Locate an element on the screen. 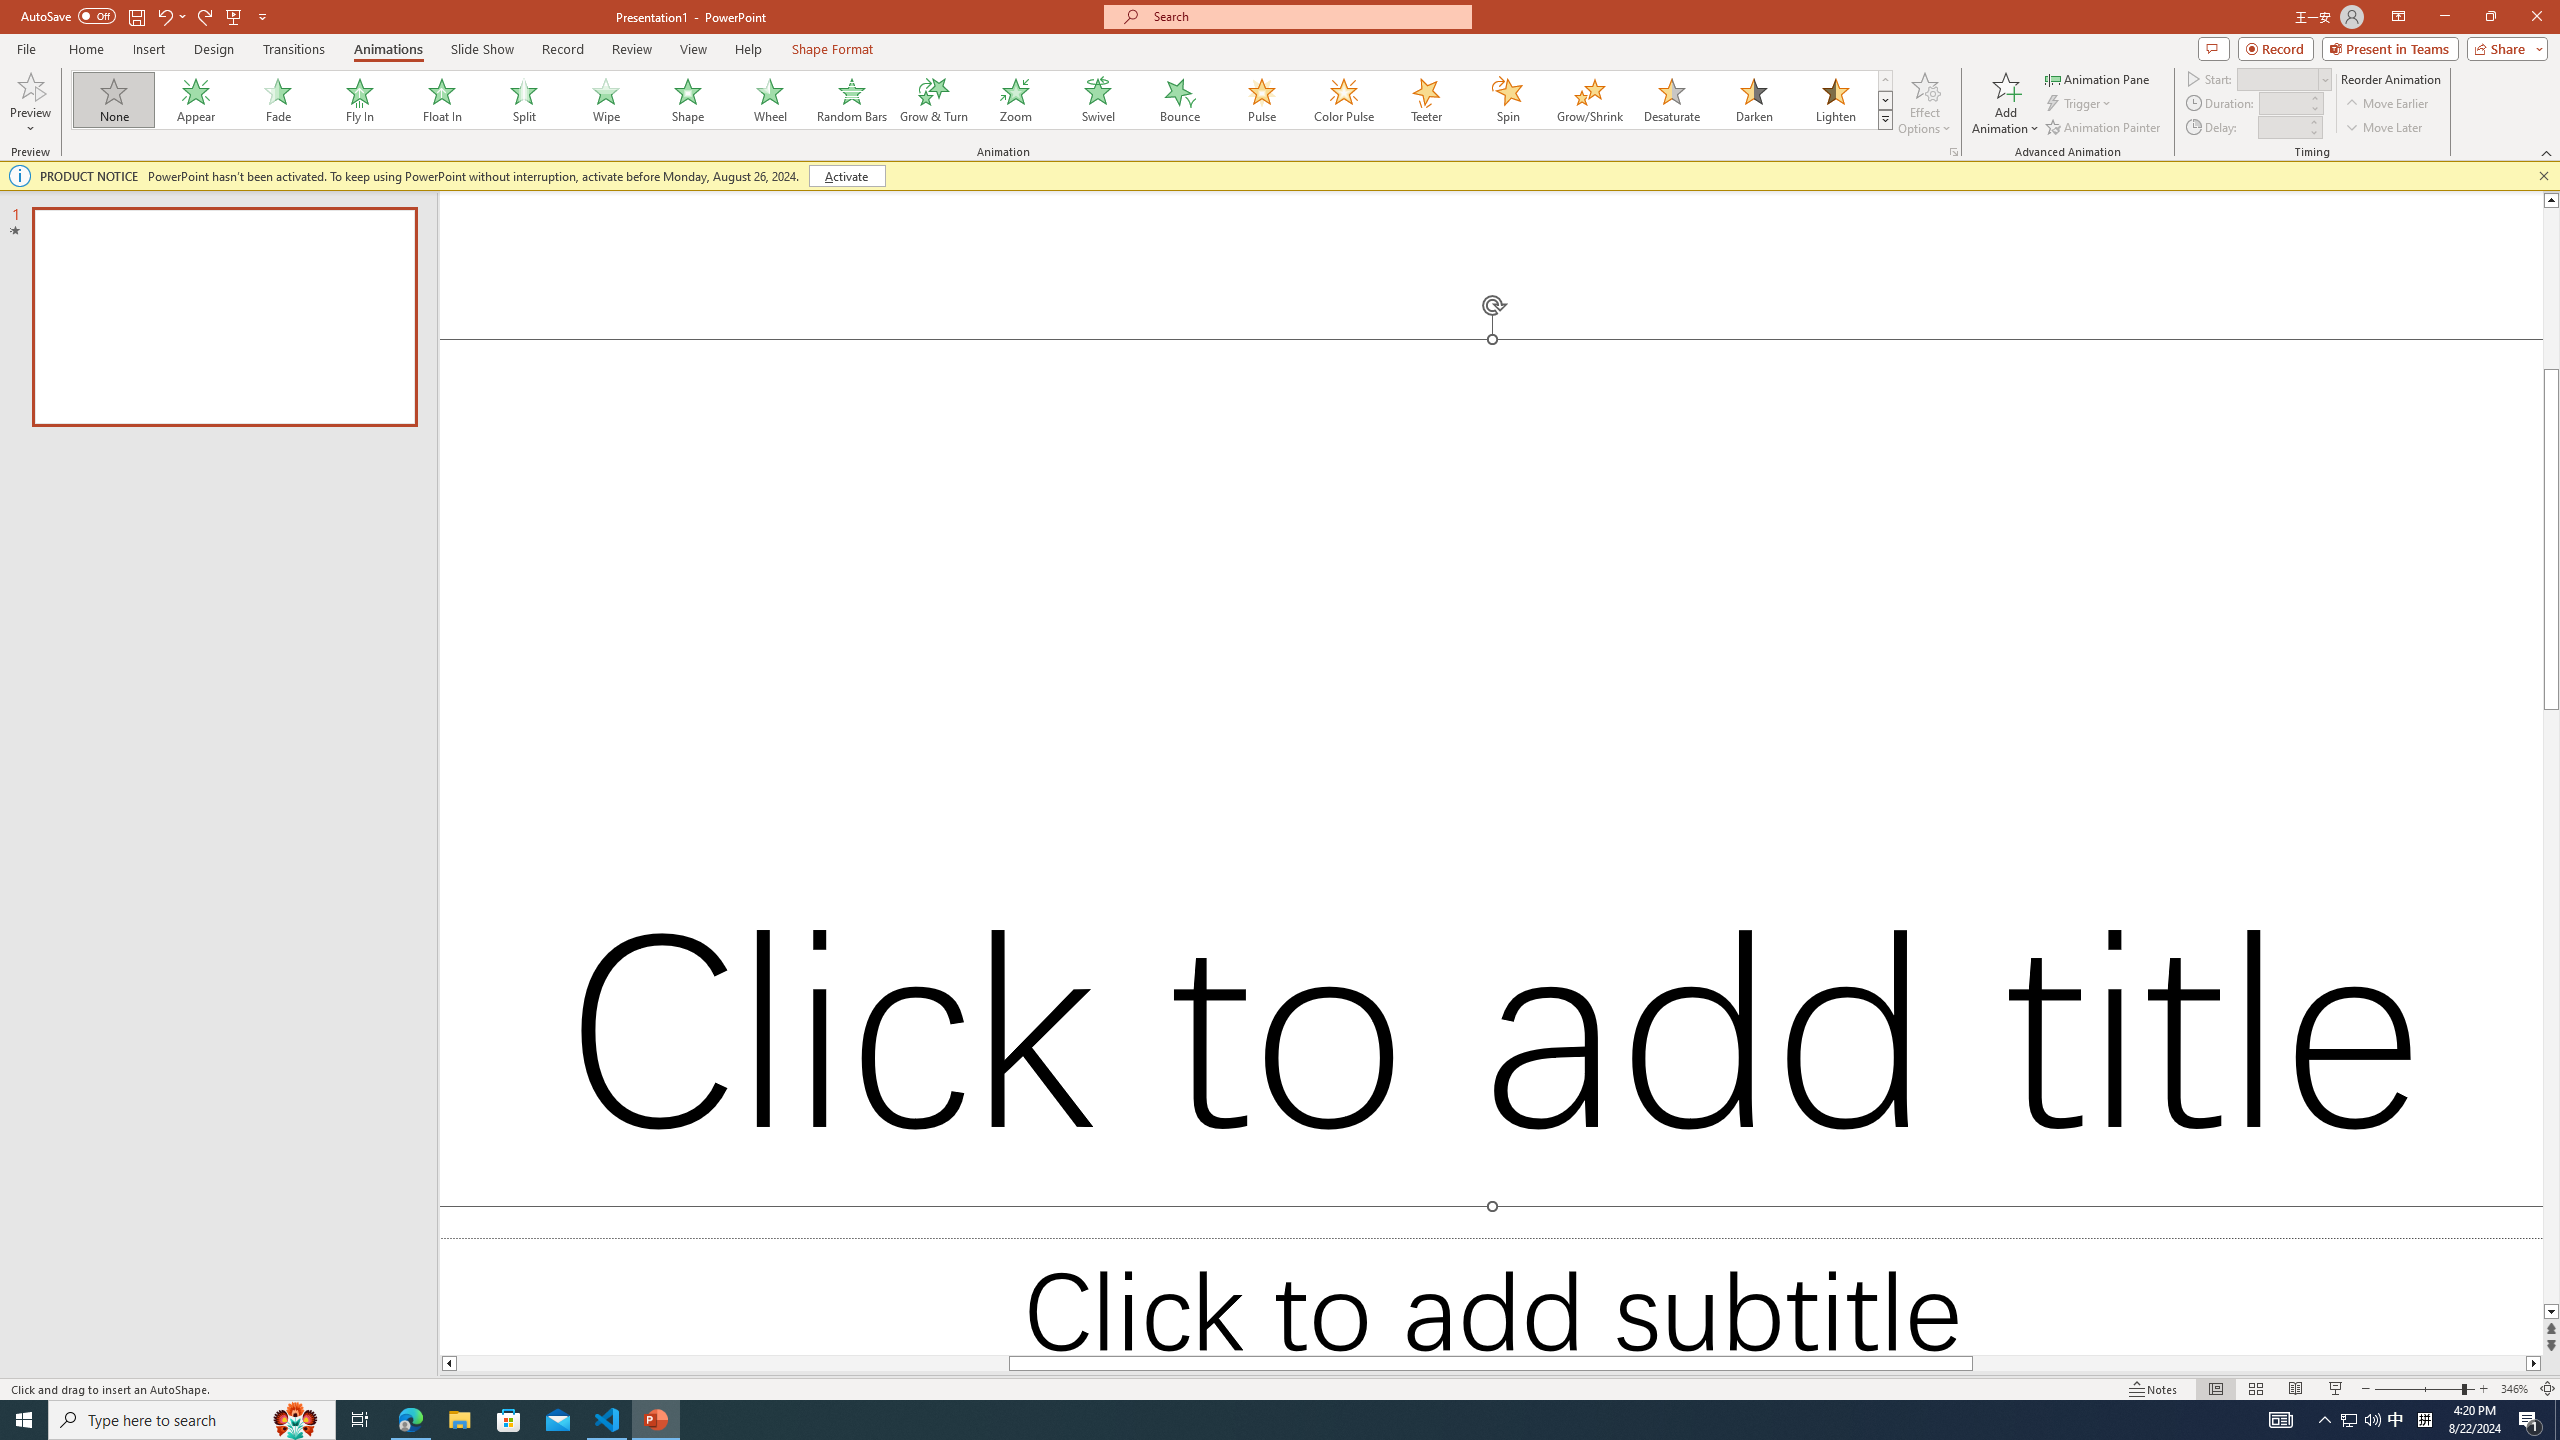 The image size is (2560, 1440). 'Grow/Shrink' is located at coordinates (1589, 99).